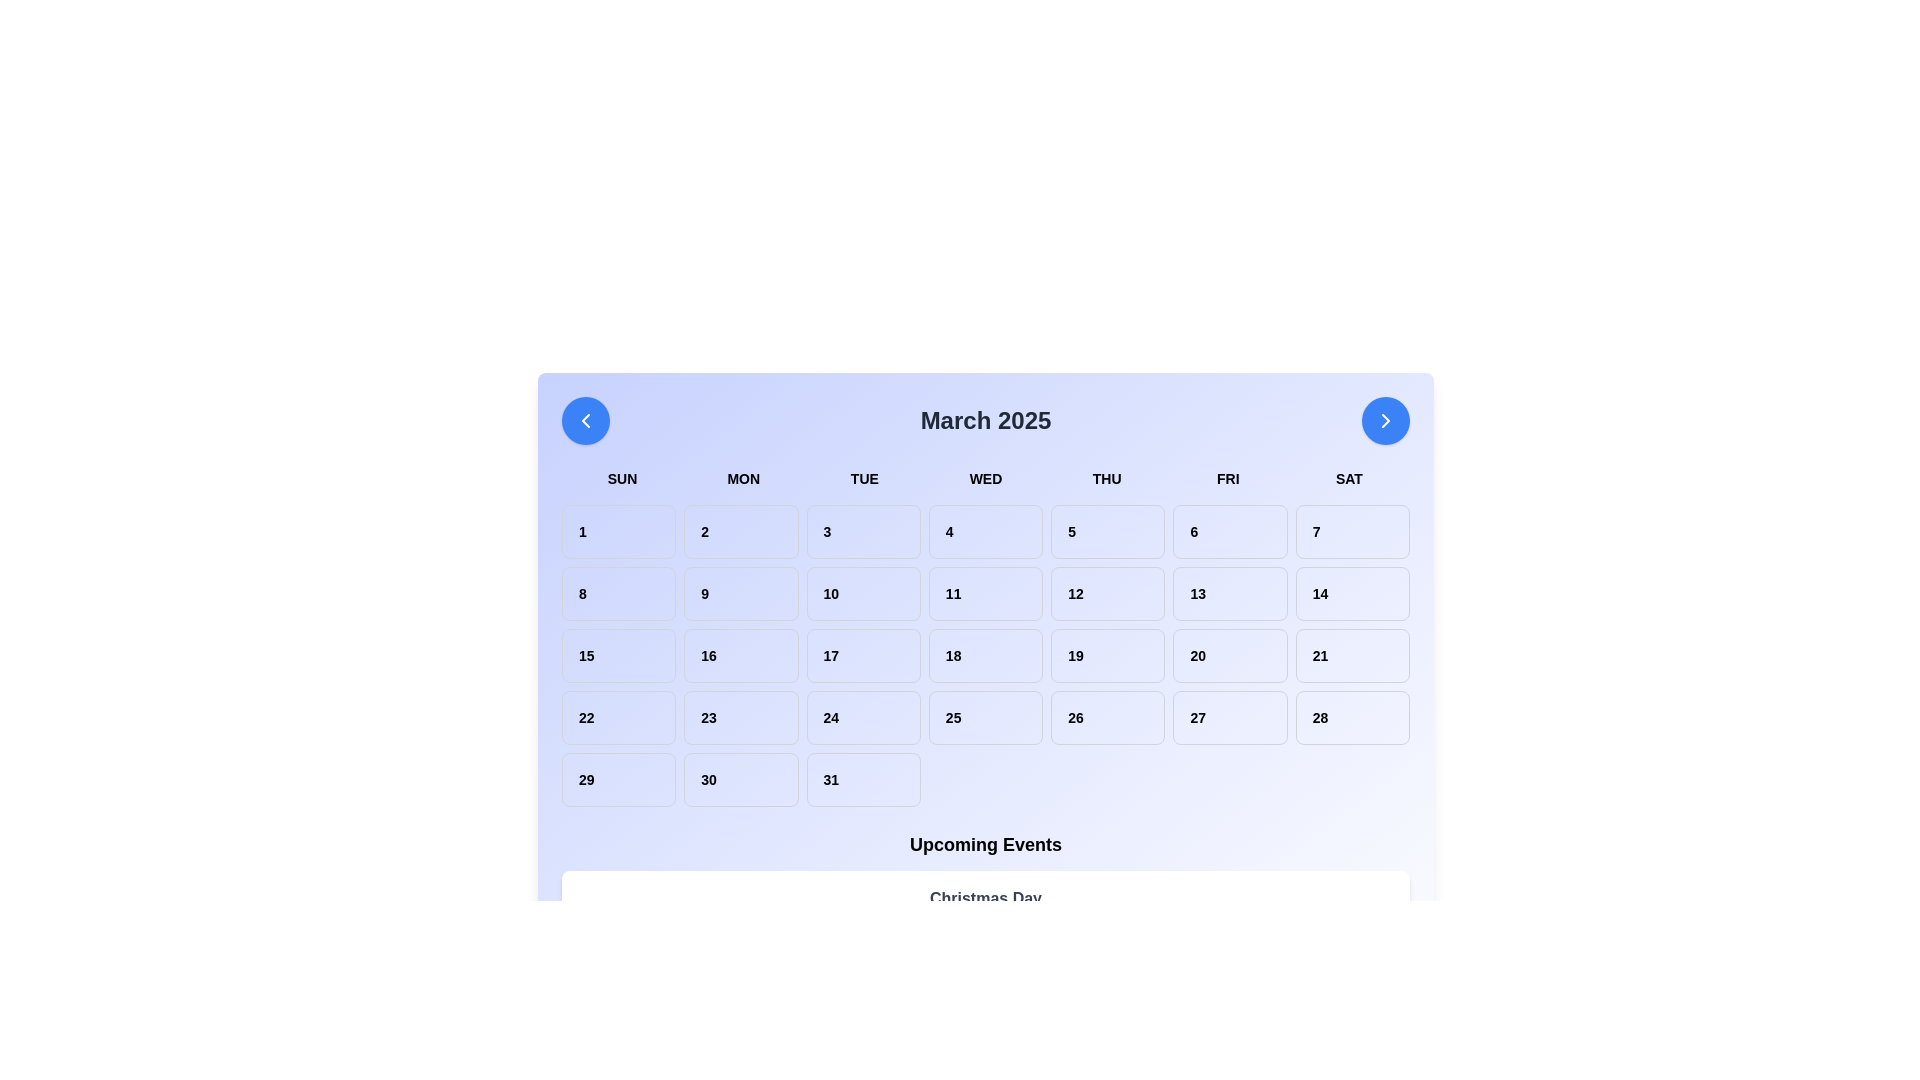 This screenshot has height=1080, width=1920. What do you see at coordinates (618, 716) in the screenshot?
I see `the clickable day cell representing the 22nd` at bounding box center [618, 716].